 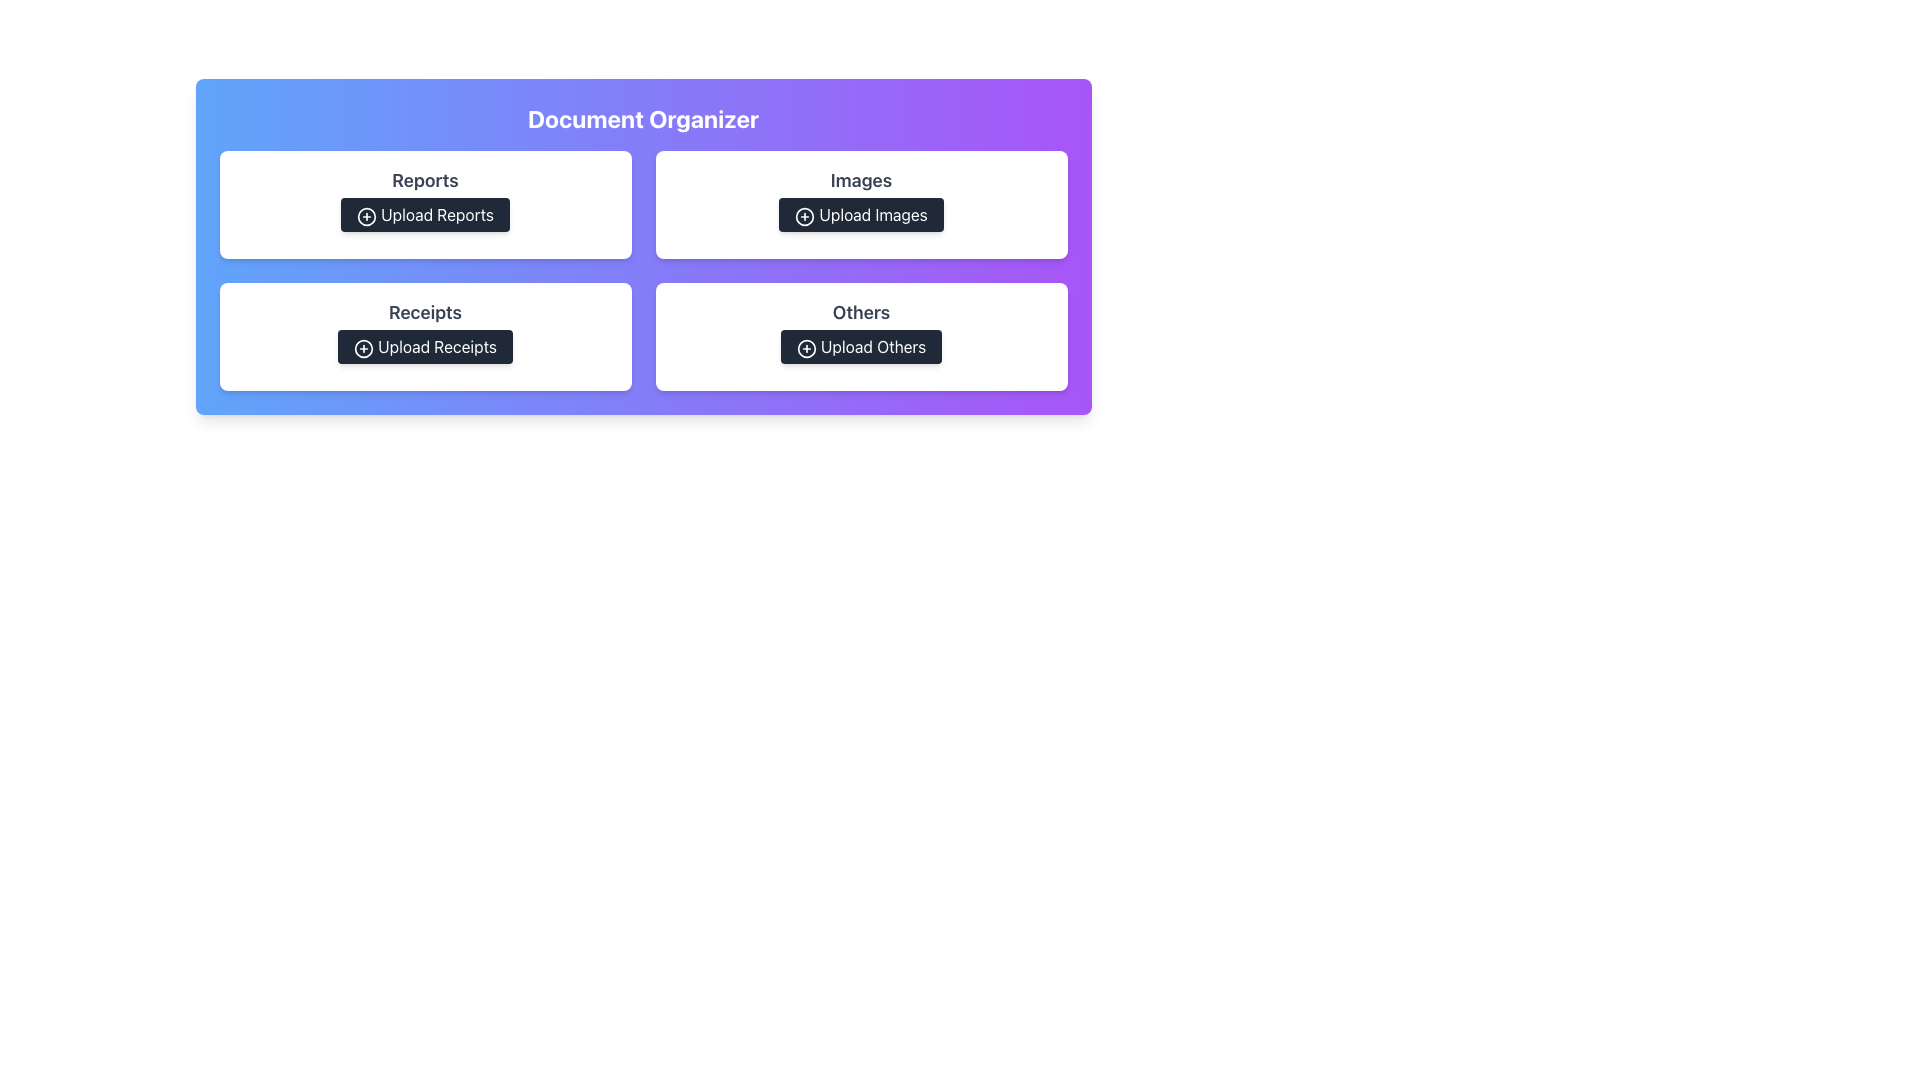 I want to click on the 'Upload Receipts' button, which has a dark grey background, white text, and a plus icon, so click(x=424, y=346).